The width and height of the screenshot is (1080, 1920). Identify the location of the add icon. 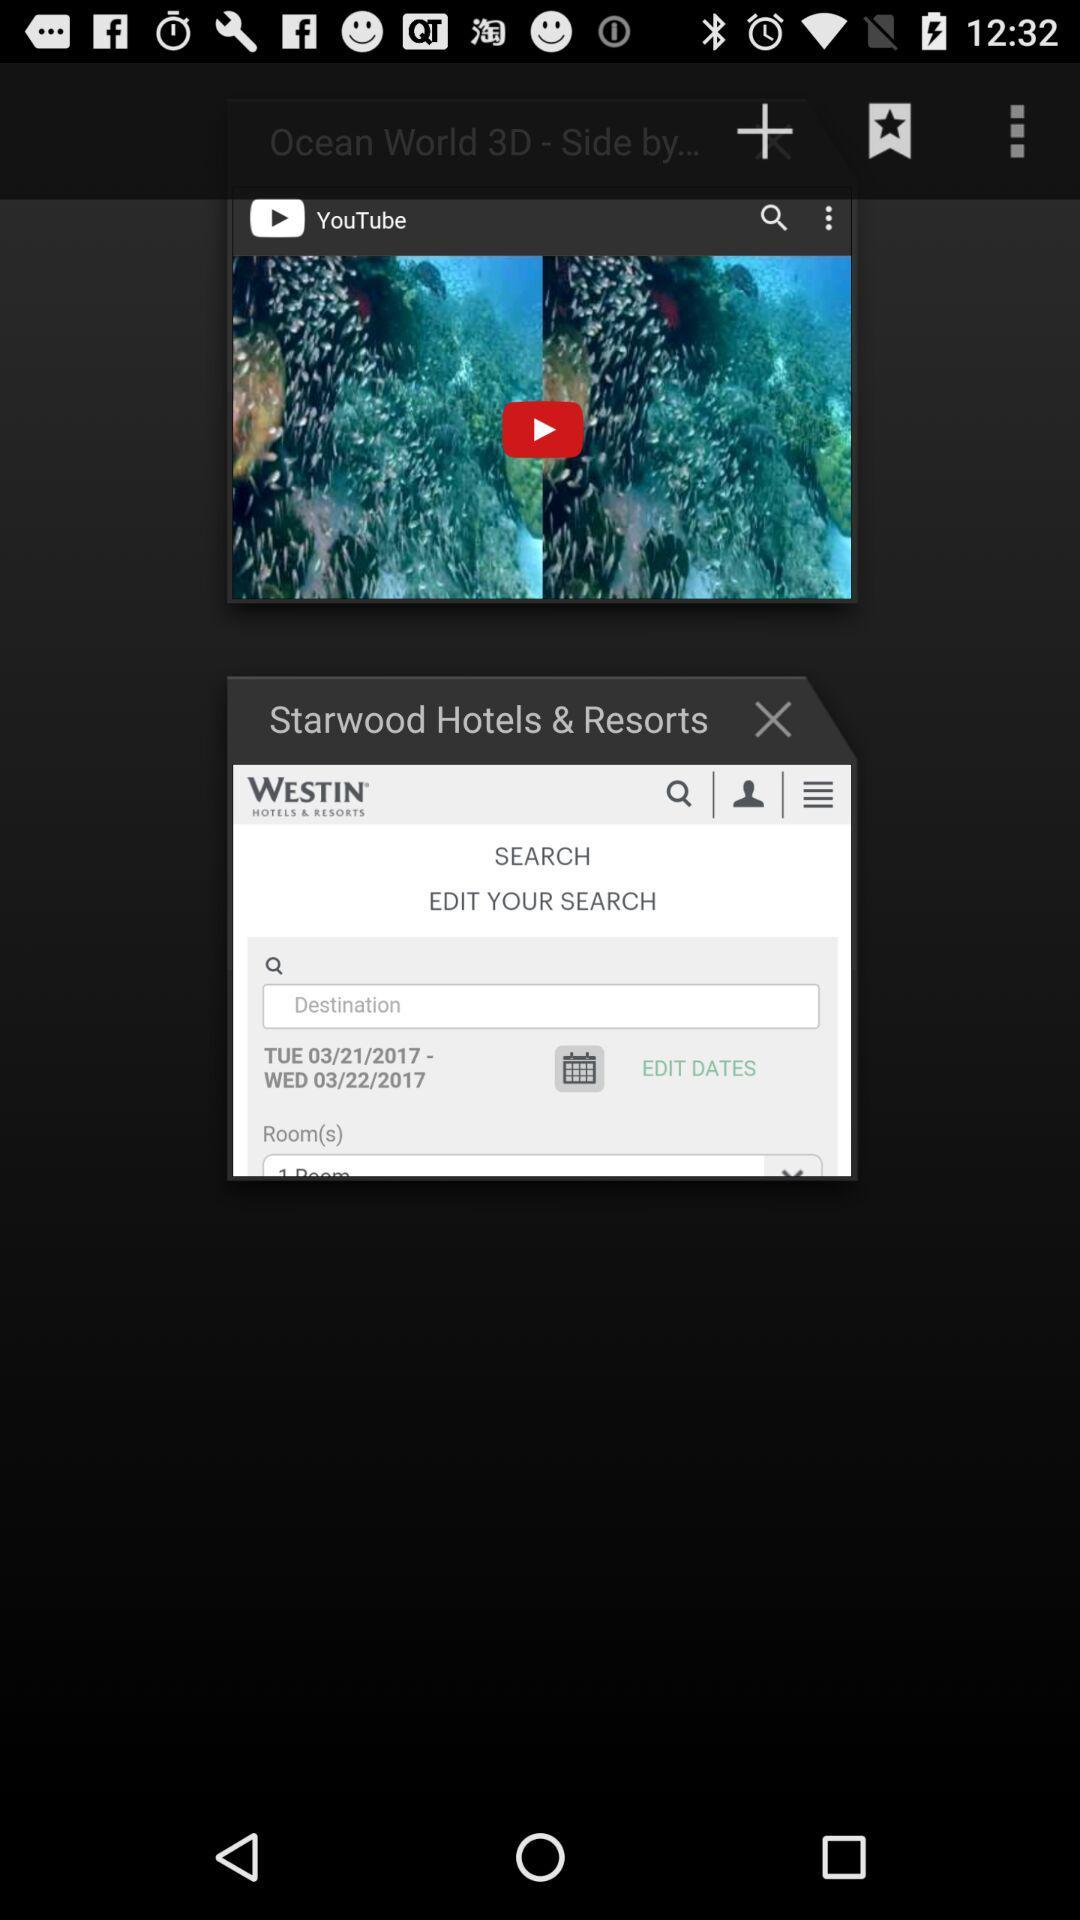
(764, 139).